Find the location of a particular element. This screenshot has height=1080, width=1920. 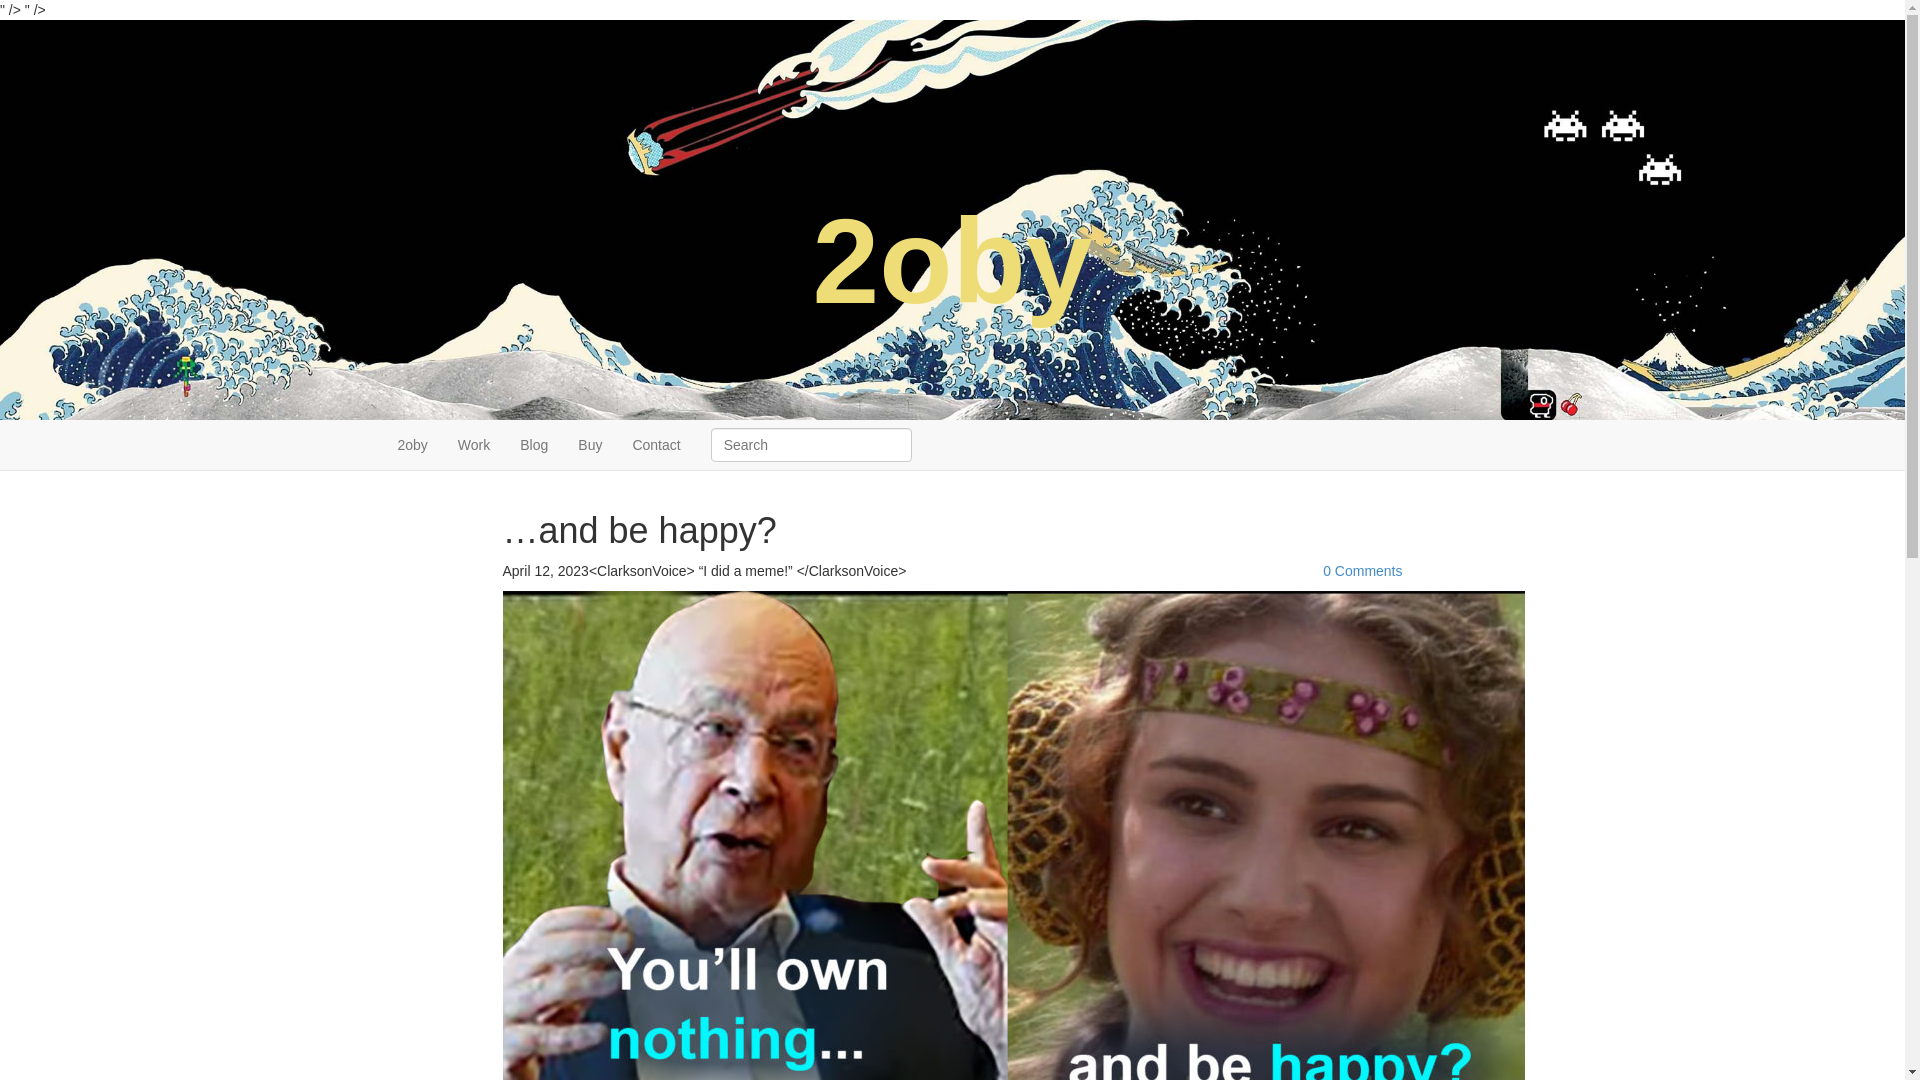

'2oby' is located at coordinates (411, 443).